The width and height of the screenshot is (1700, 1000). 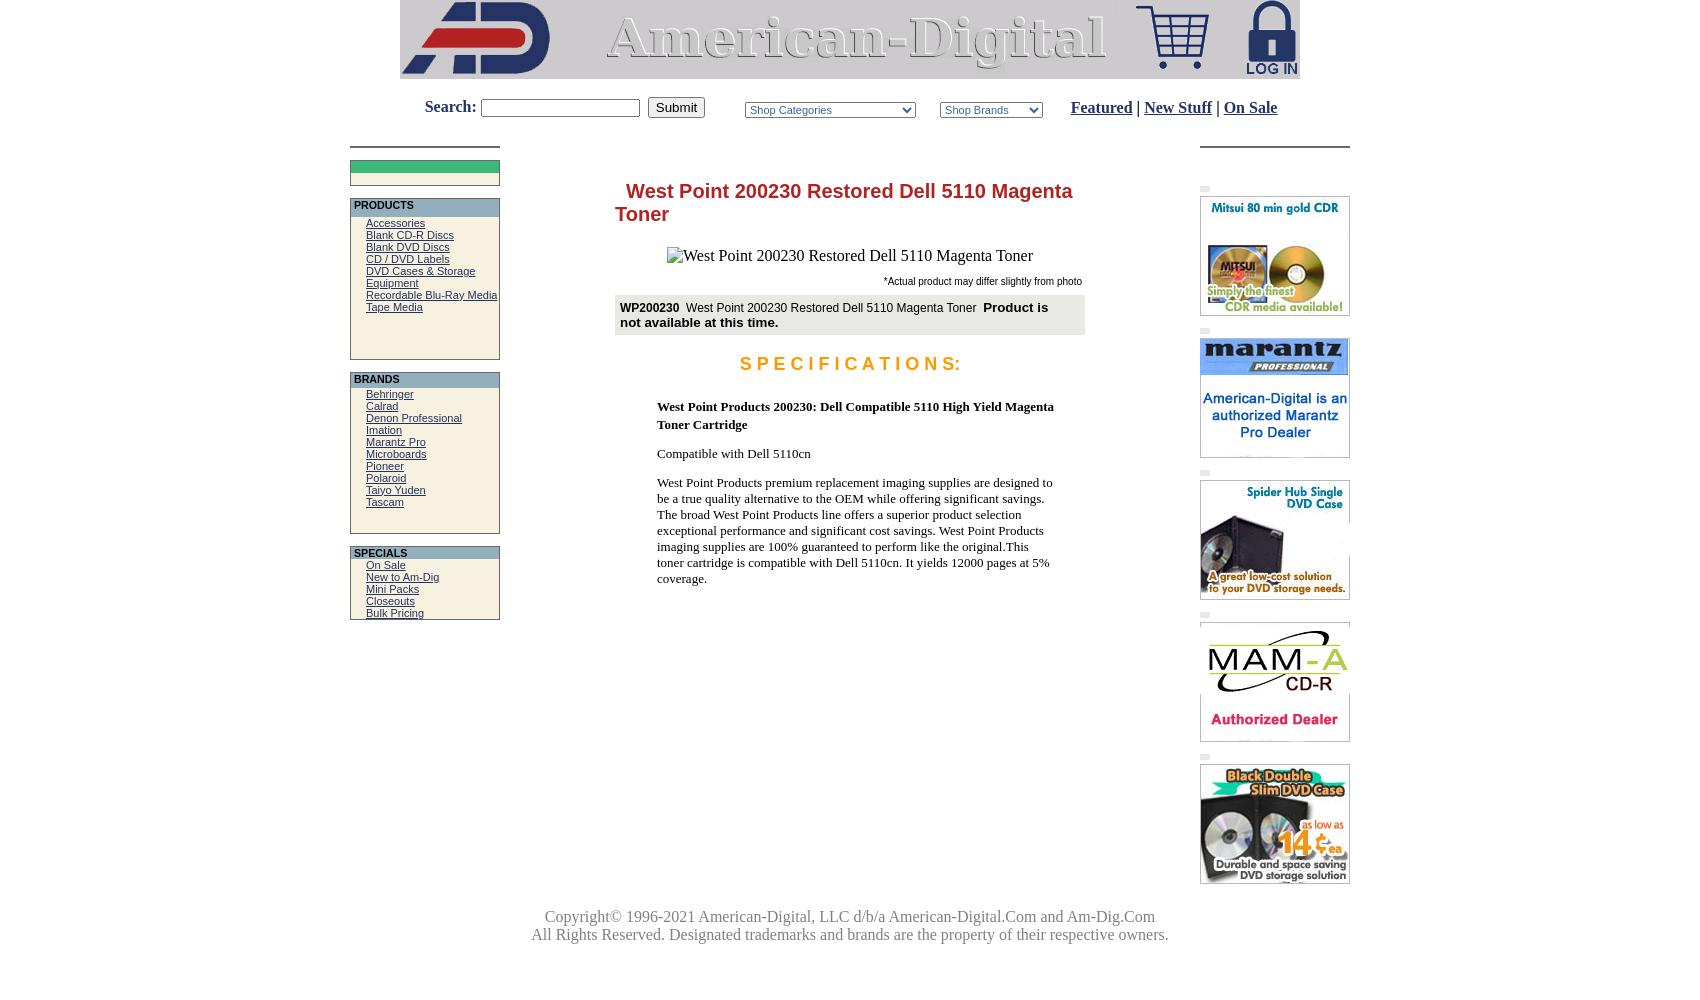 What do you see at coordinates (833, 313) in the screenshot?
I see `'Product is not available at this time.'` at bounding box center [833, 313].